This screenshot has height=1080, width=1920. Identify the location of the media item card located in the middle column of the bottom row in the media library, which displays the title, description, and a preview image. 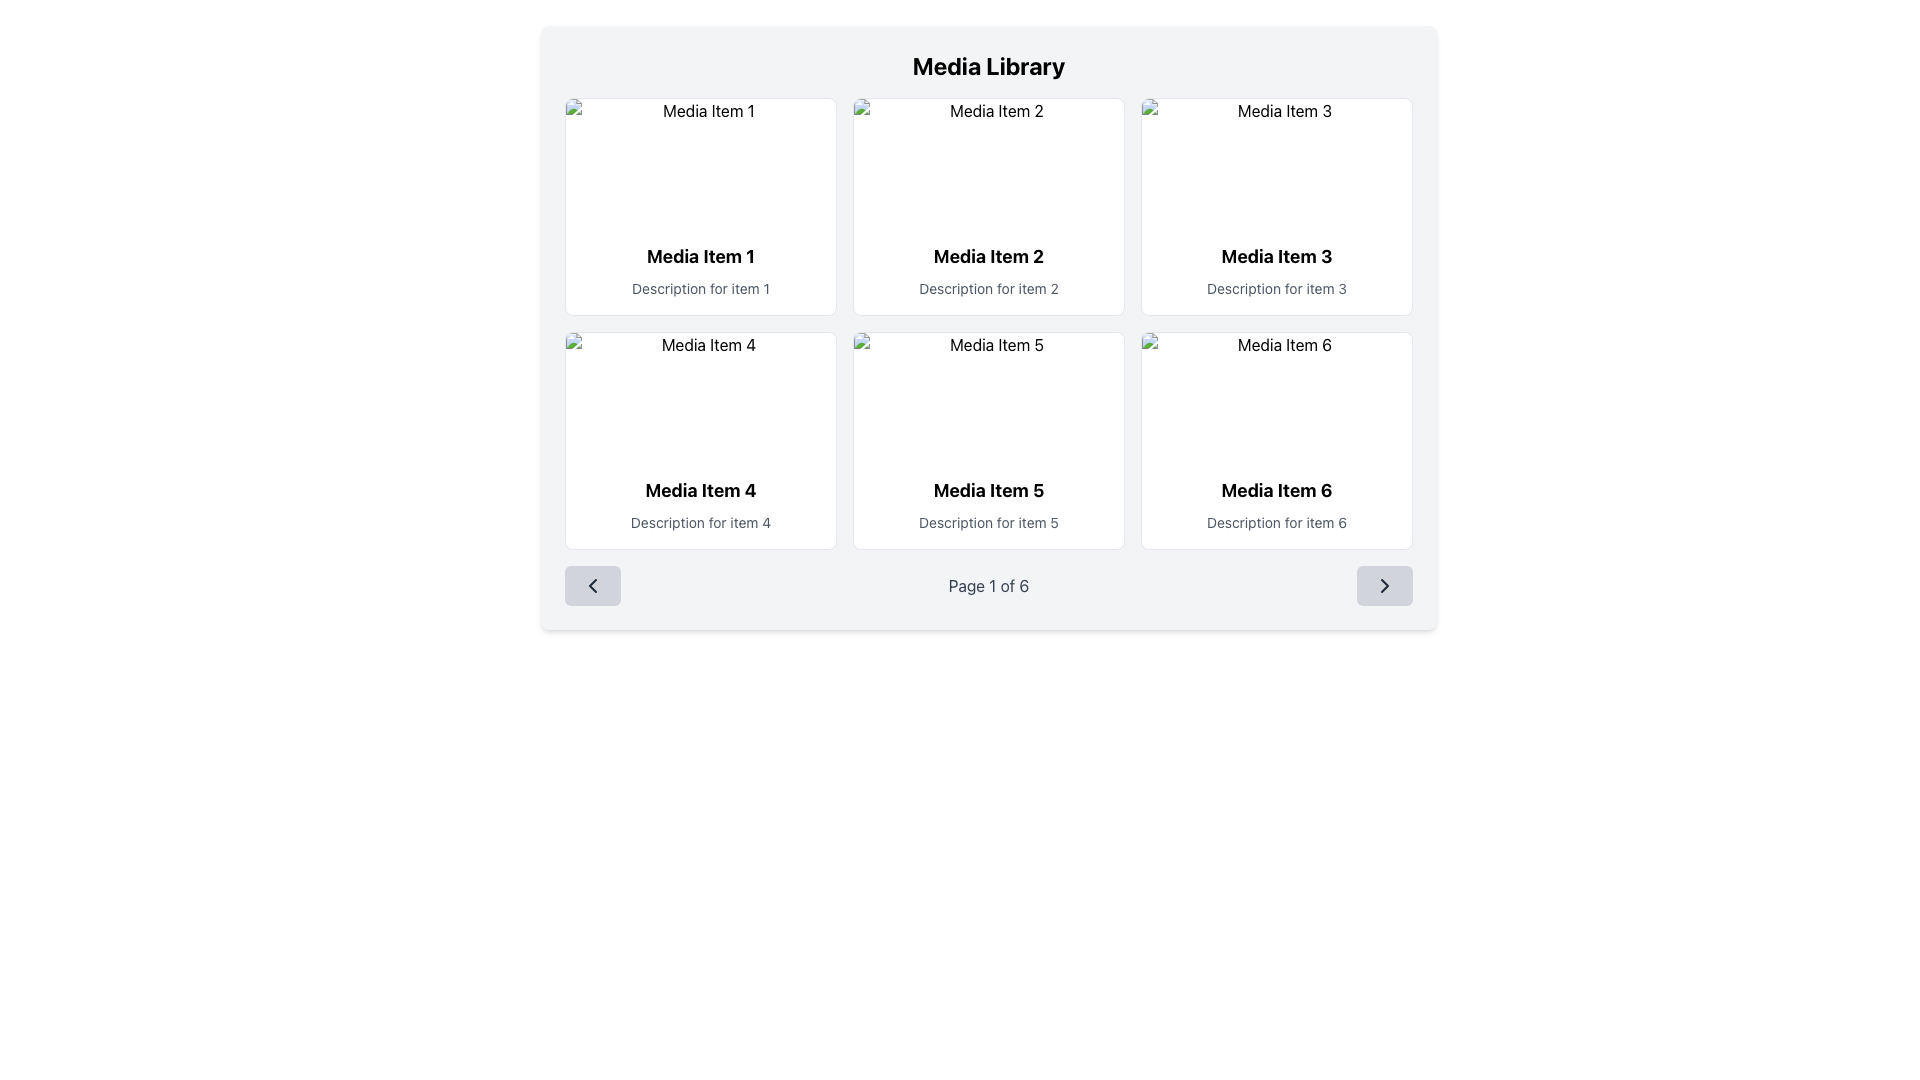
(988, 439).